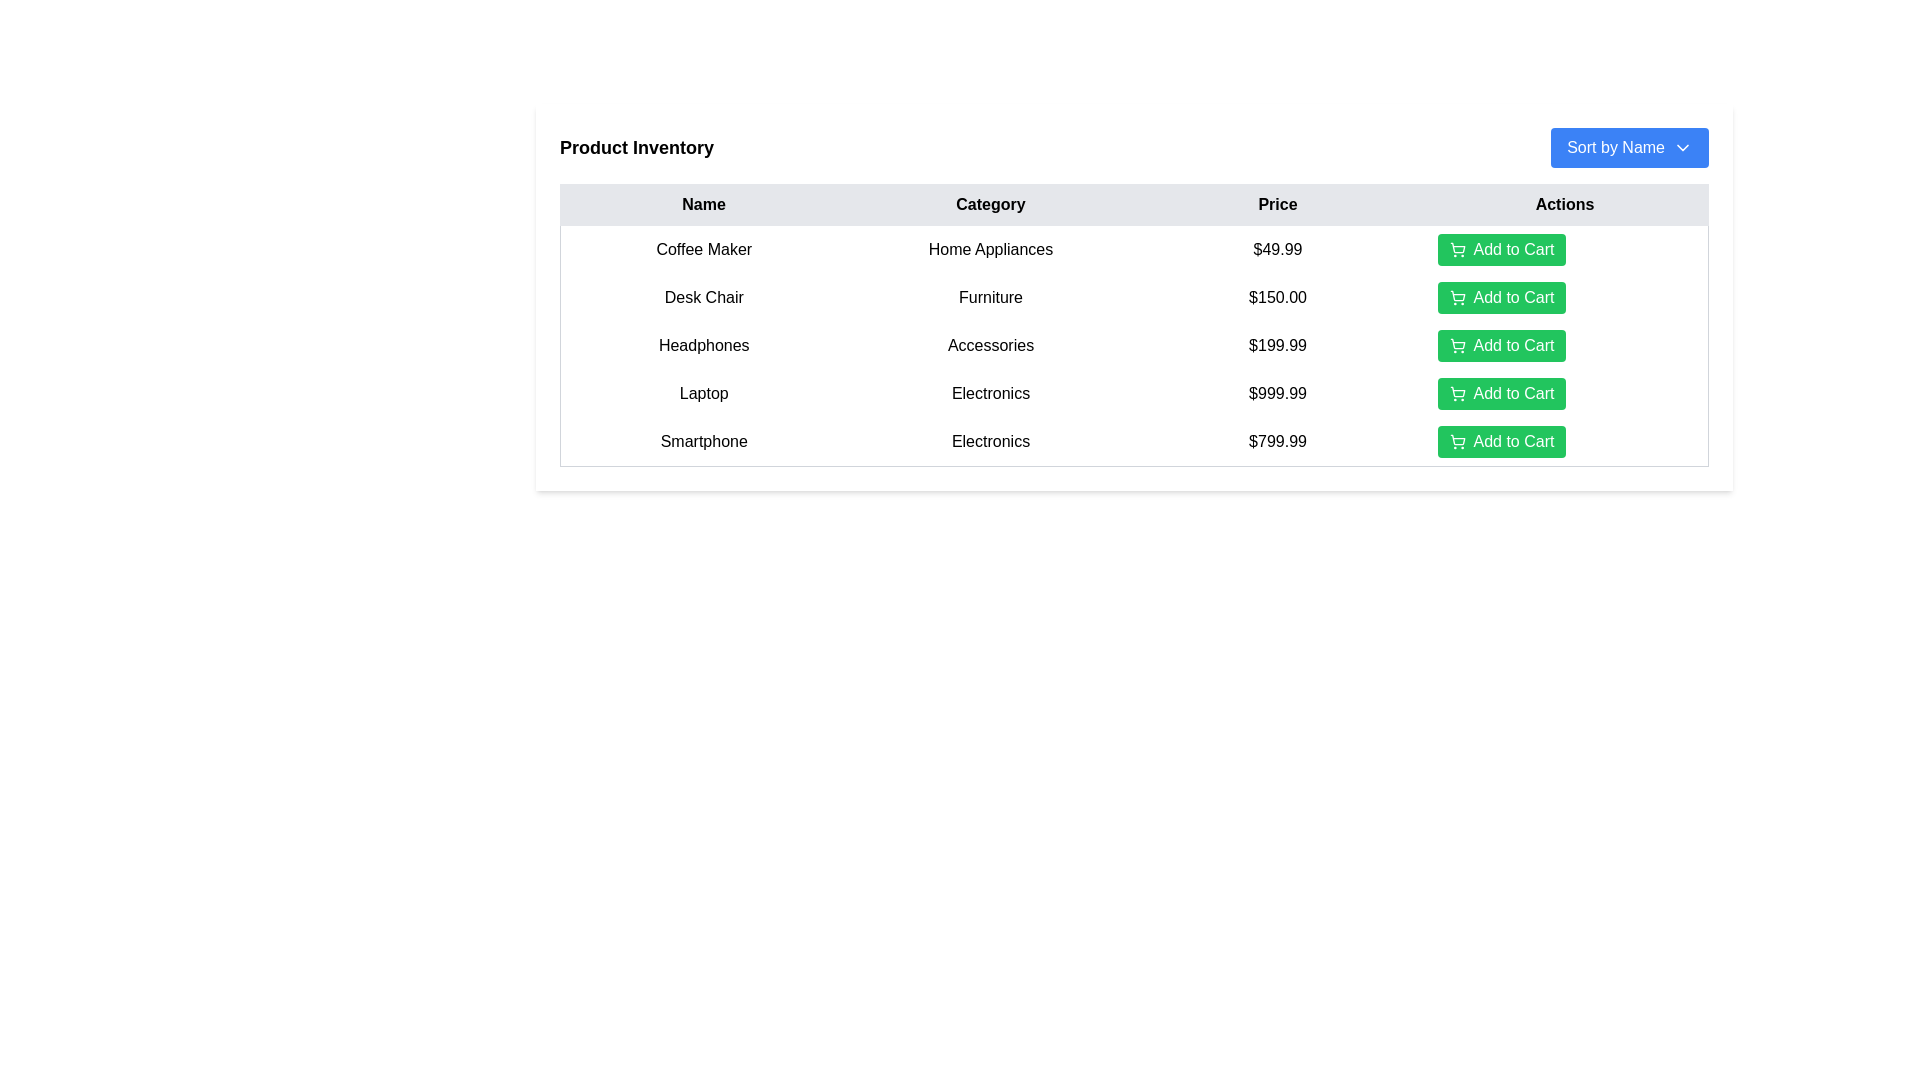 The image size is (1920, 1080). Describe the element at coordinates (704, 393) in the screenshot. I see `the centered text label displaying 'Laptop' located in the fourth row under the 'Name' column of the table` at that location.